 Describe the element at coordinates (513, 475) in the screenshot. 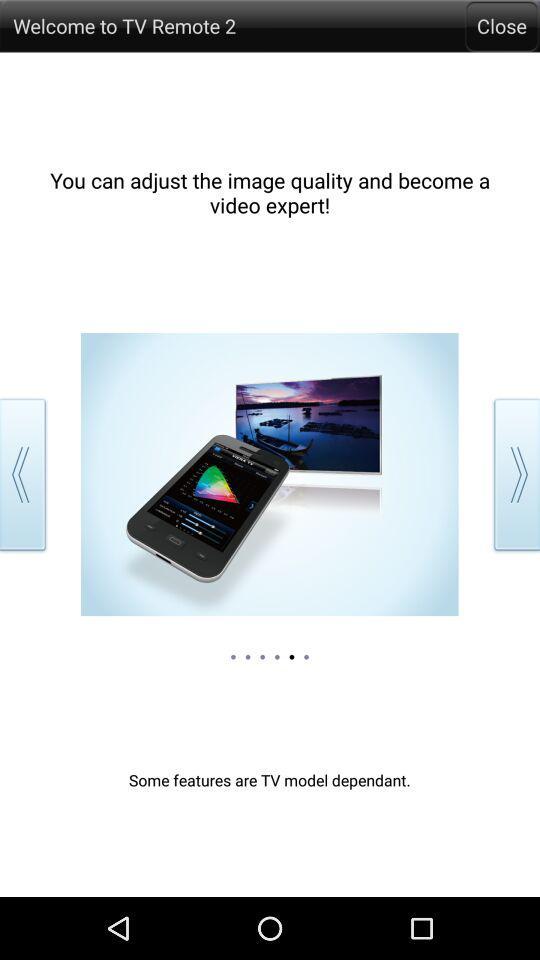

I see `the arrow icon which is on the right side` at that location.